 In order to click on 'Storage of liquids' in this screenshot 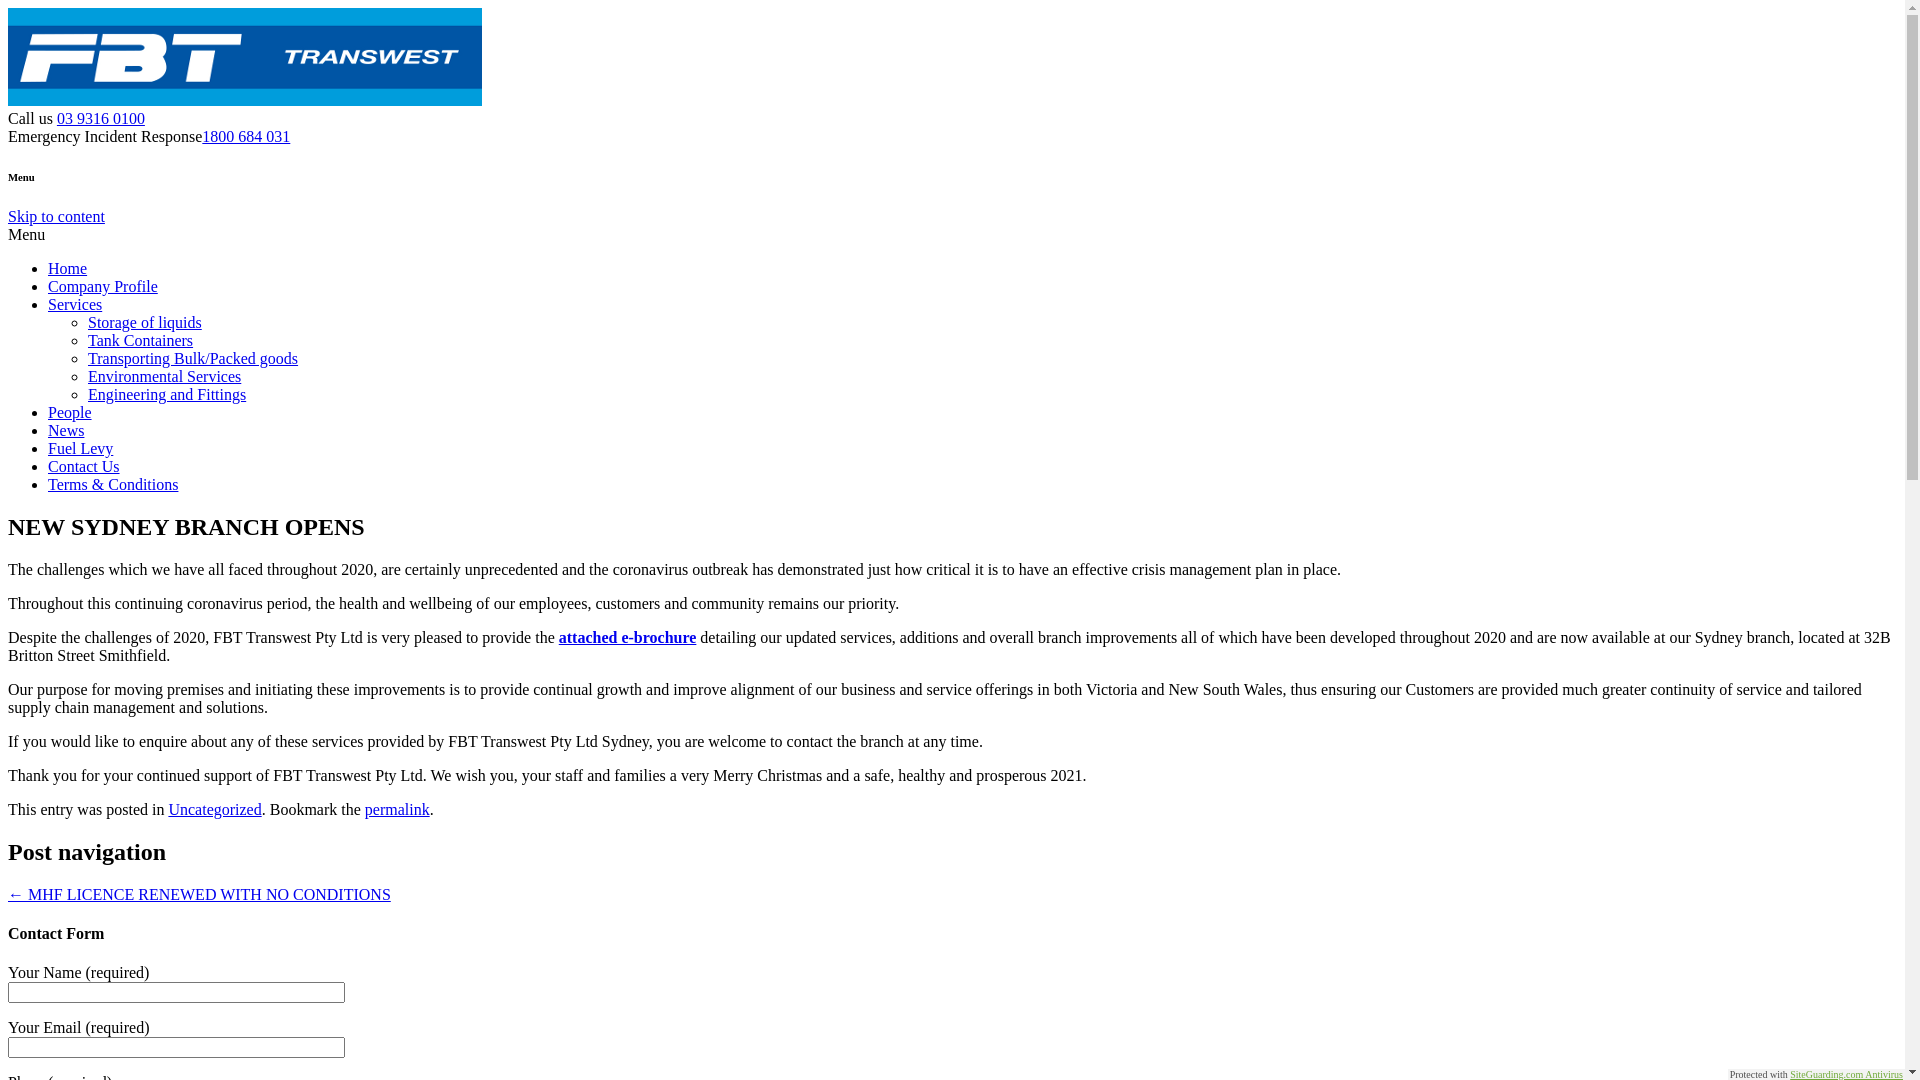, I will do `click(143, 321)`.